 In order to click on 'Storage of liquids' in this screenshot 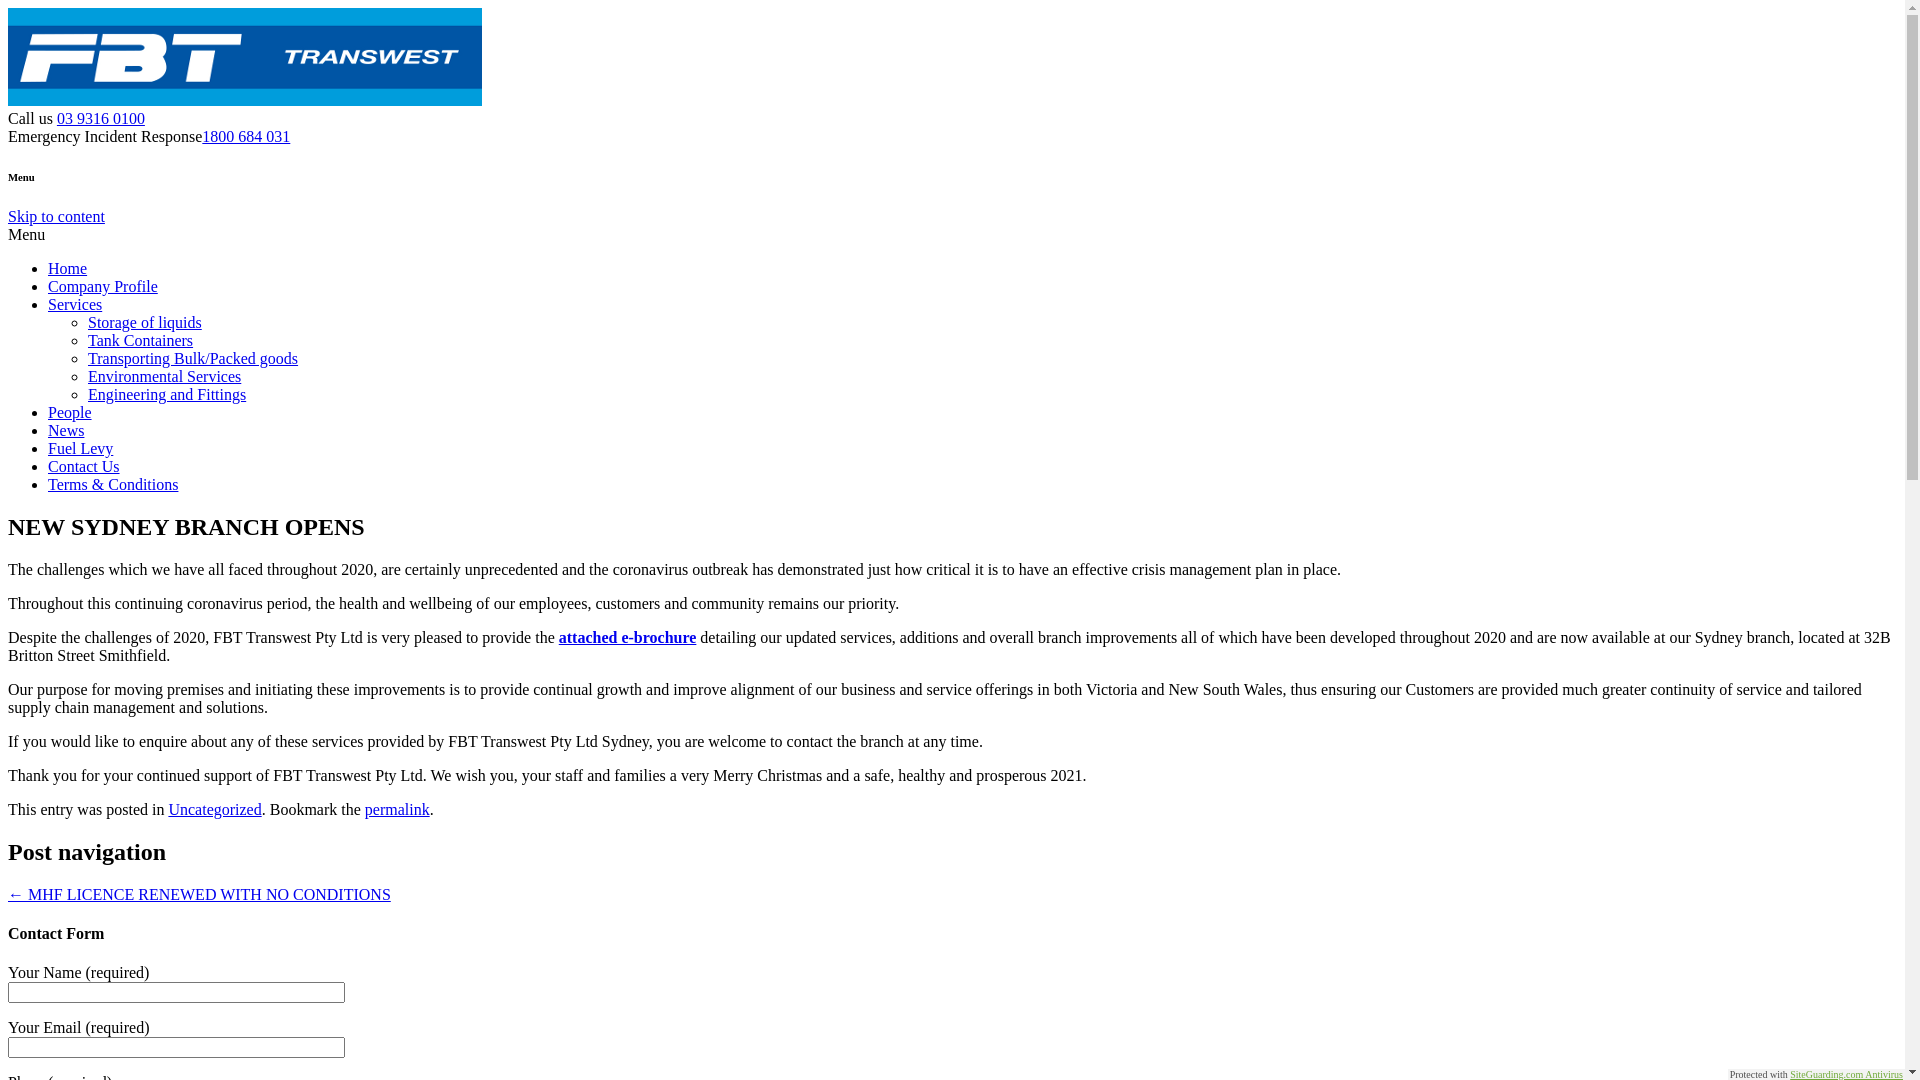, I will do `click(143, 321)`.